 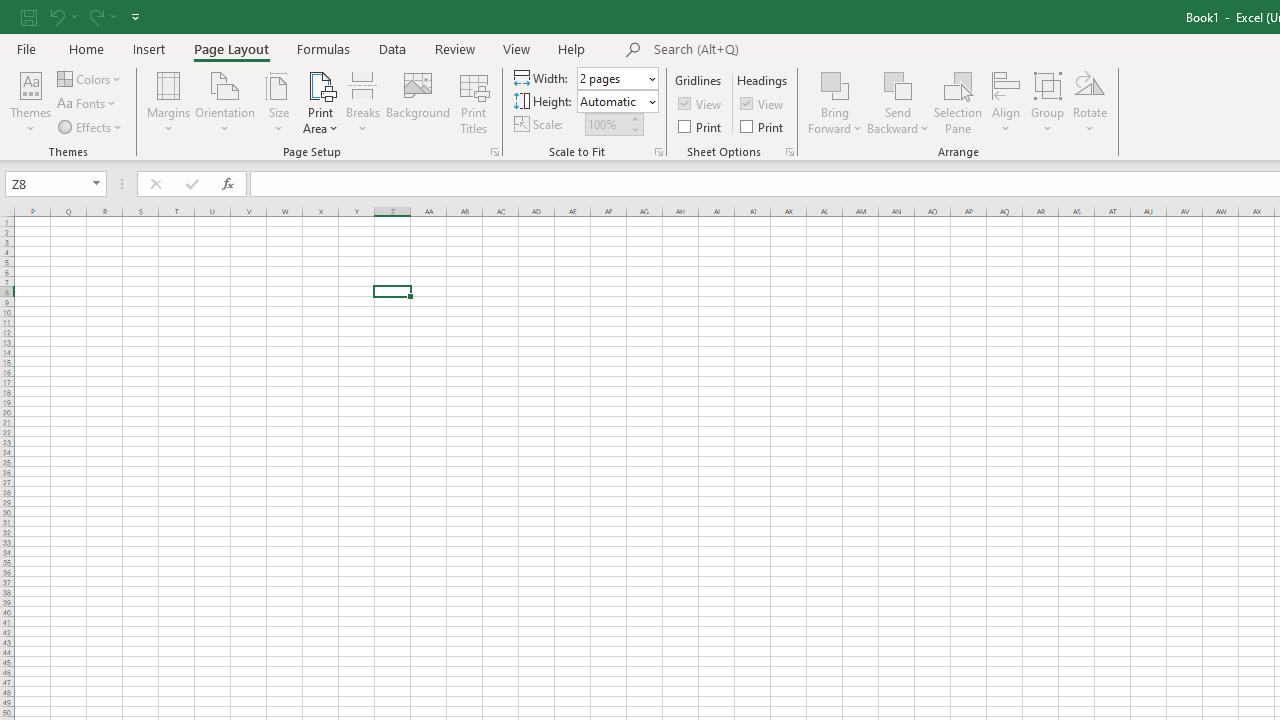 What do you see at coordinates (30, 103) in the screenshot?
I see `'Themes'` at bounding box center [30, 103].